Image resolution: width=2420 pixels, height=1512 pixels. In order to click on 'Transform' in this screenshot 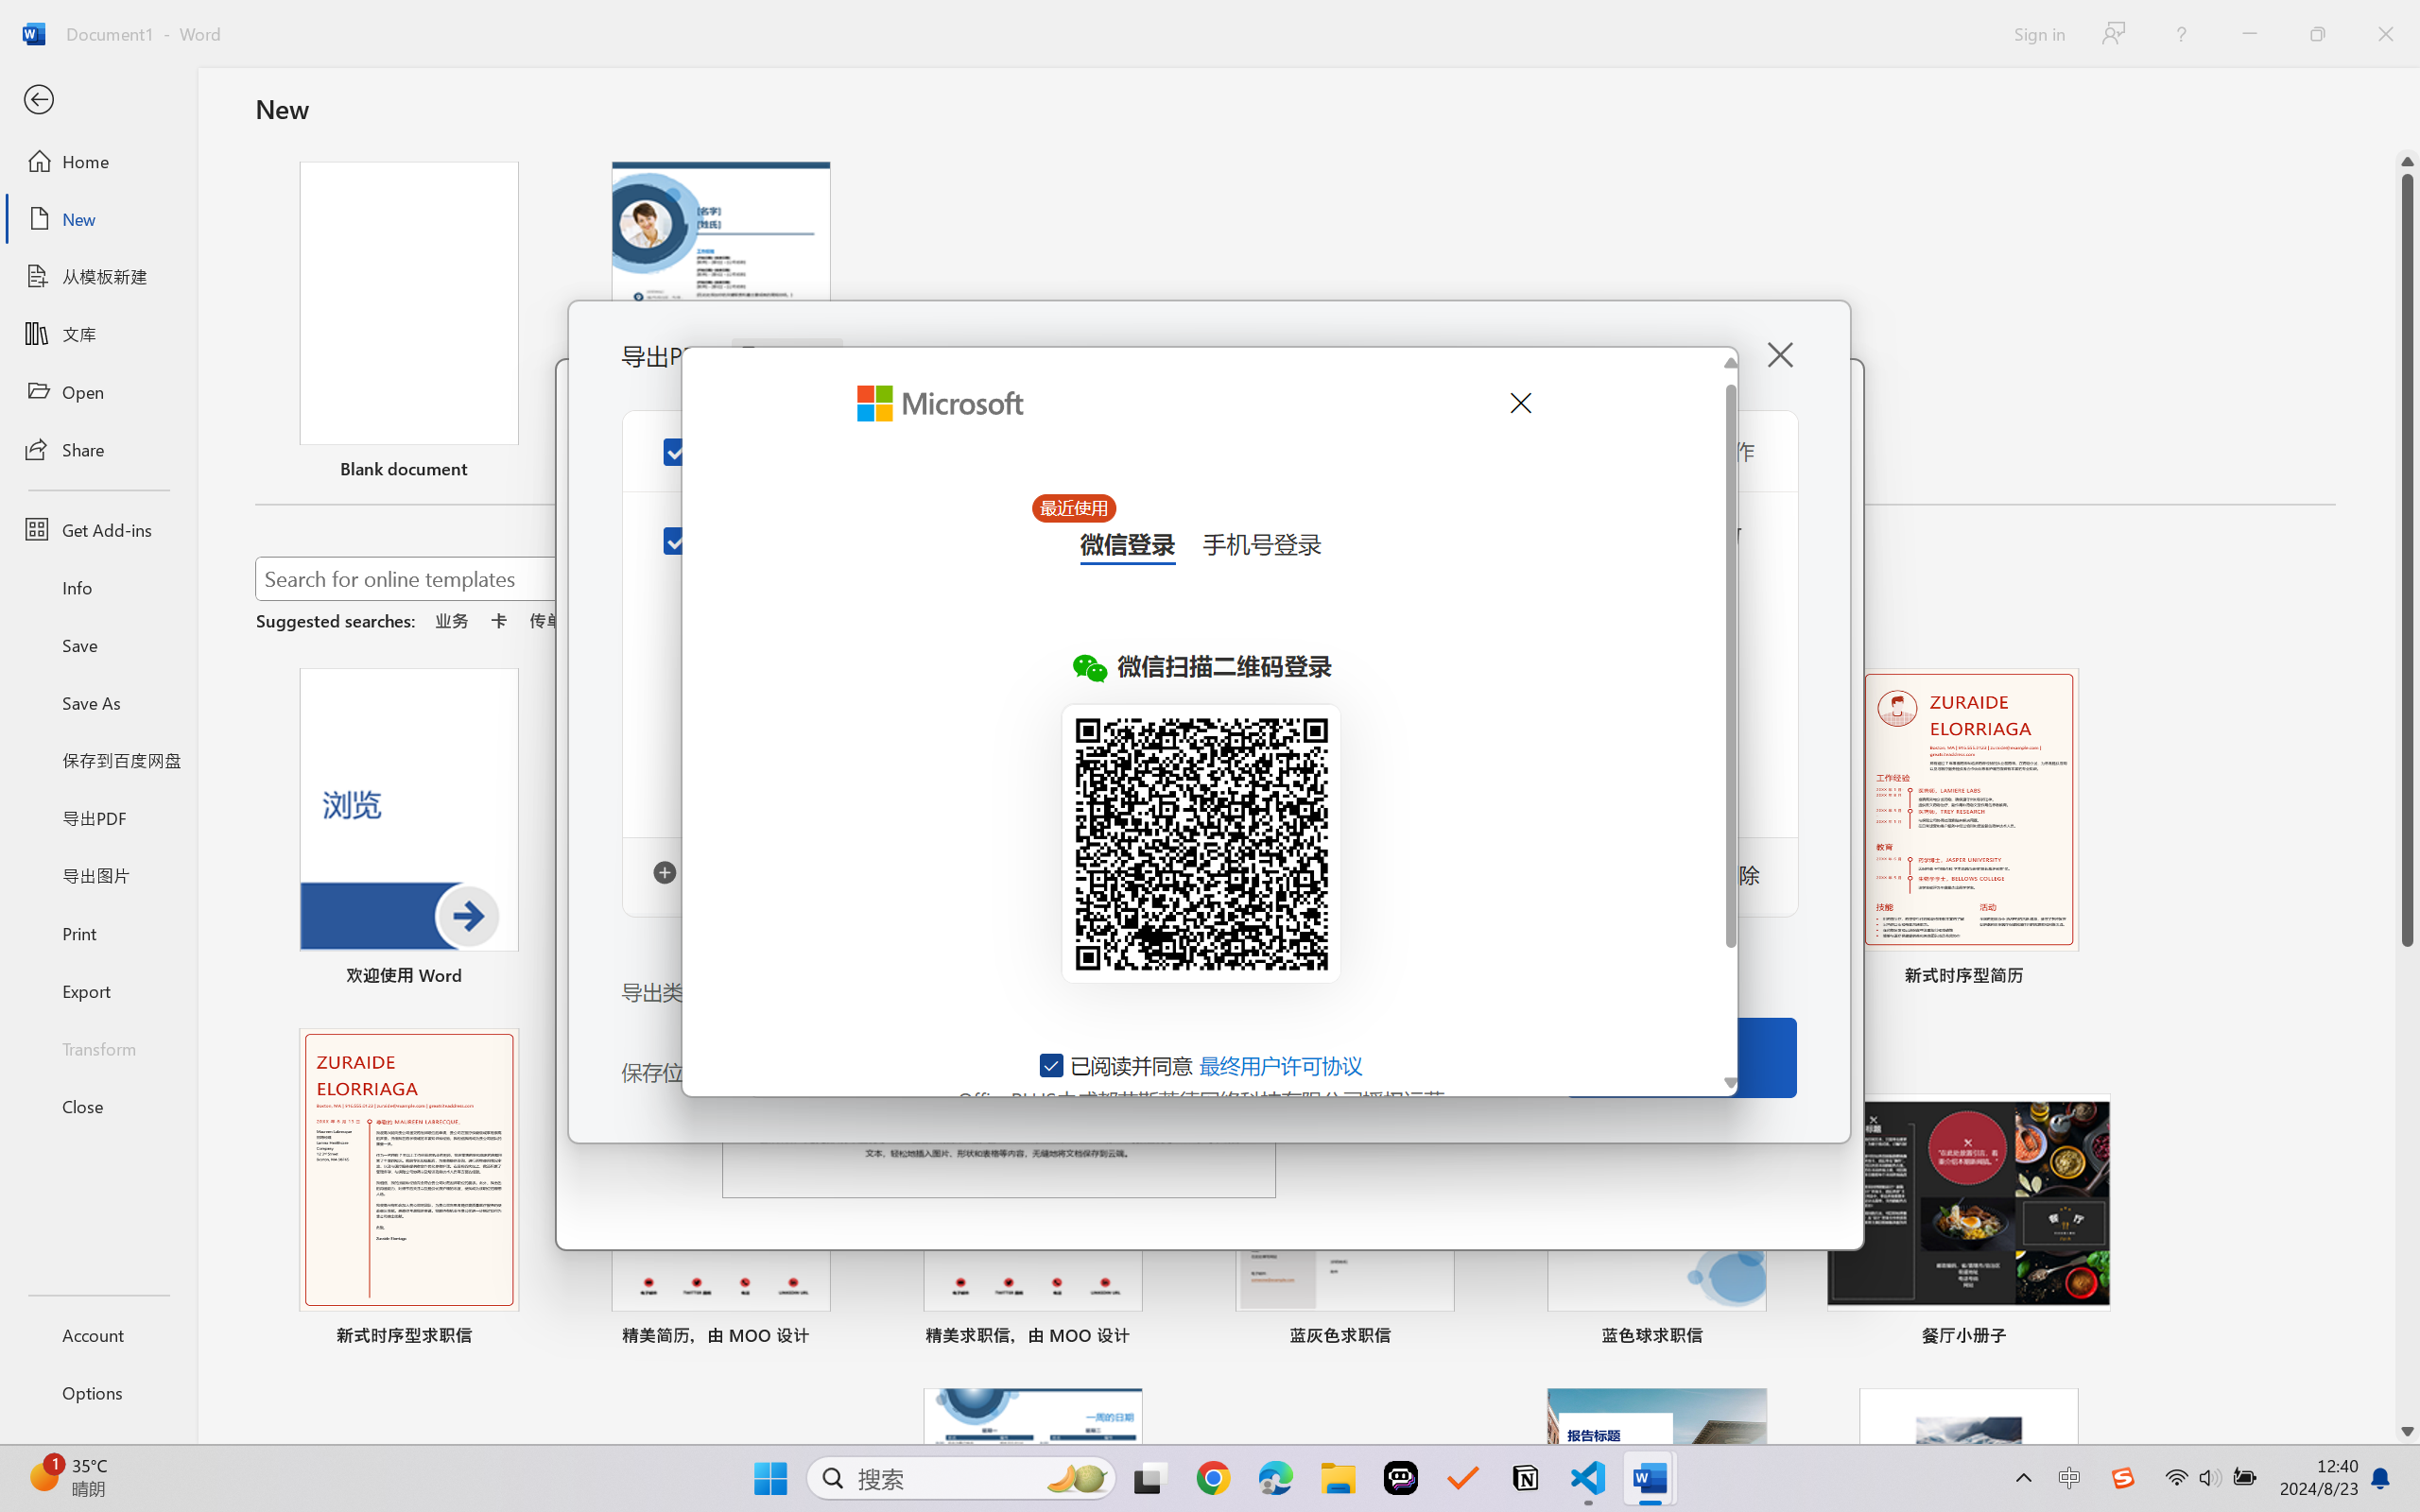, I will do `click(97, 1046)`.